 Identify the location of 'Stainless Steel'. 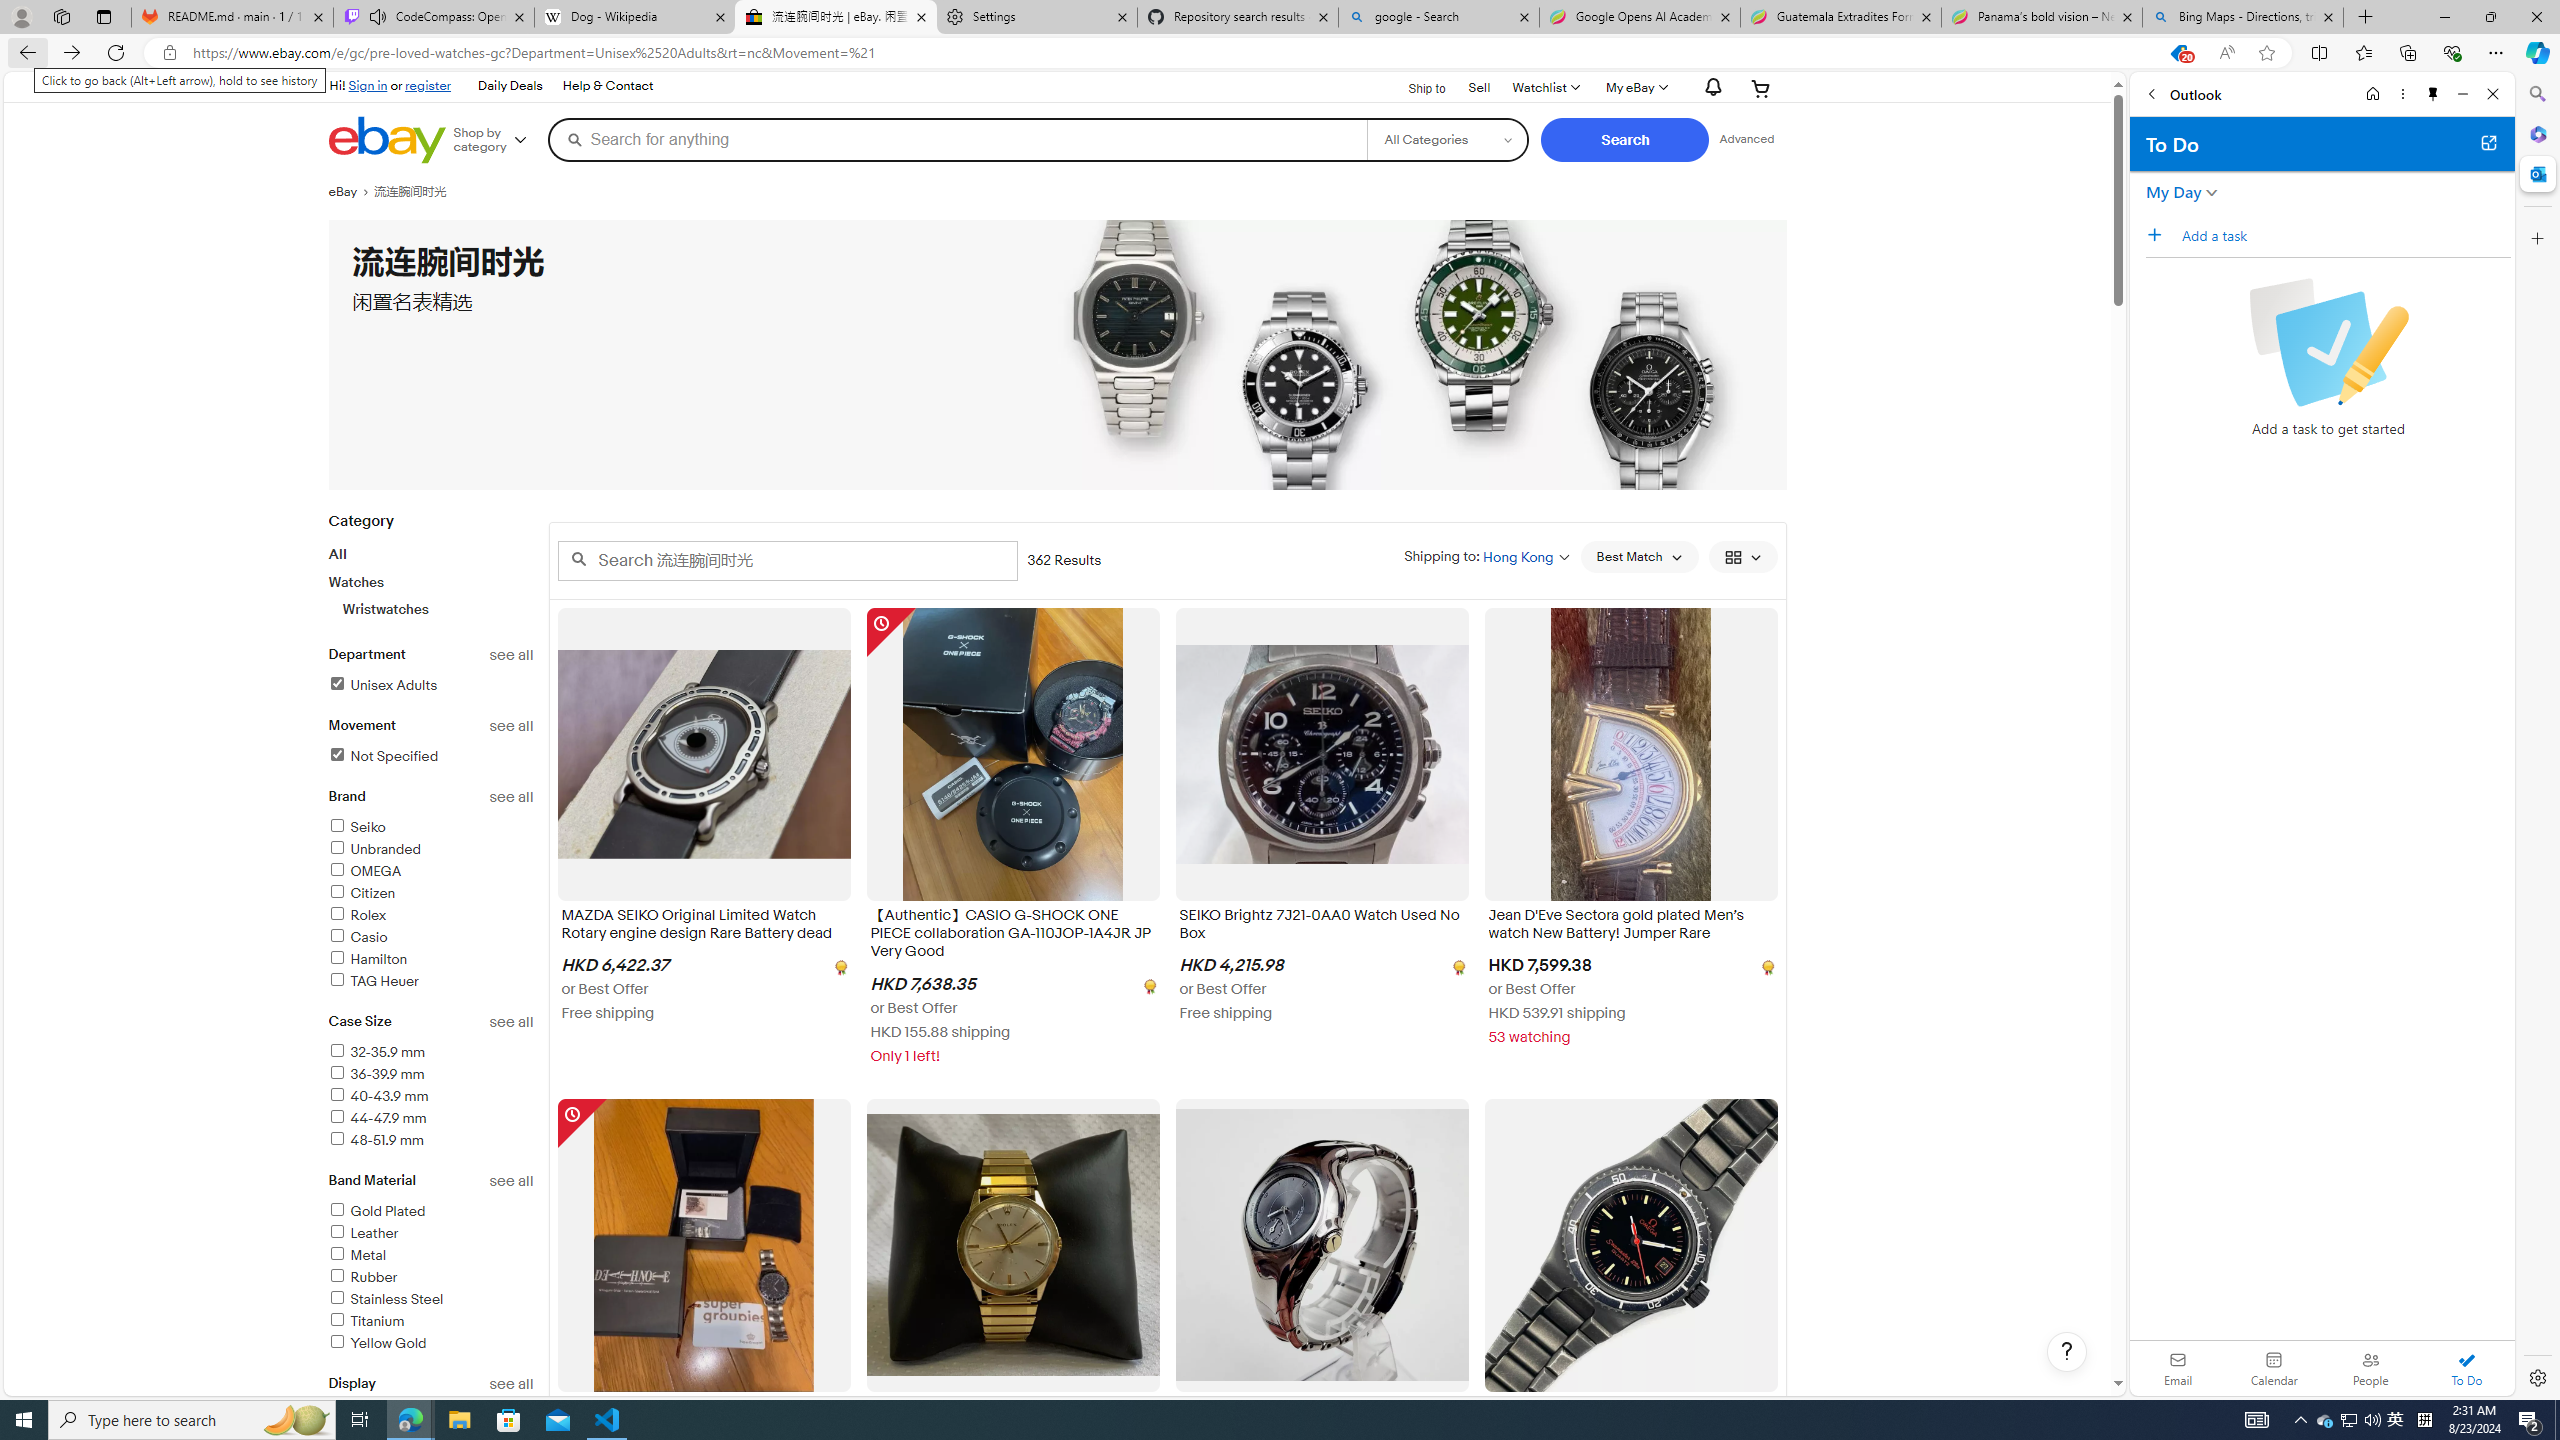
(384, 1298).